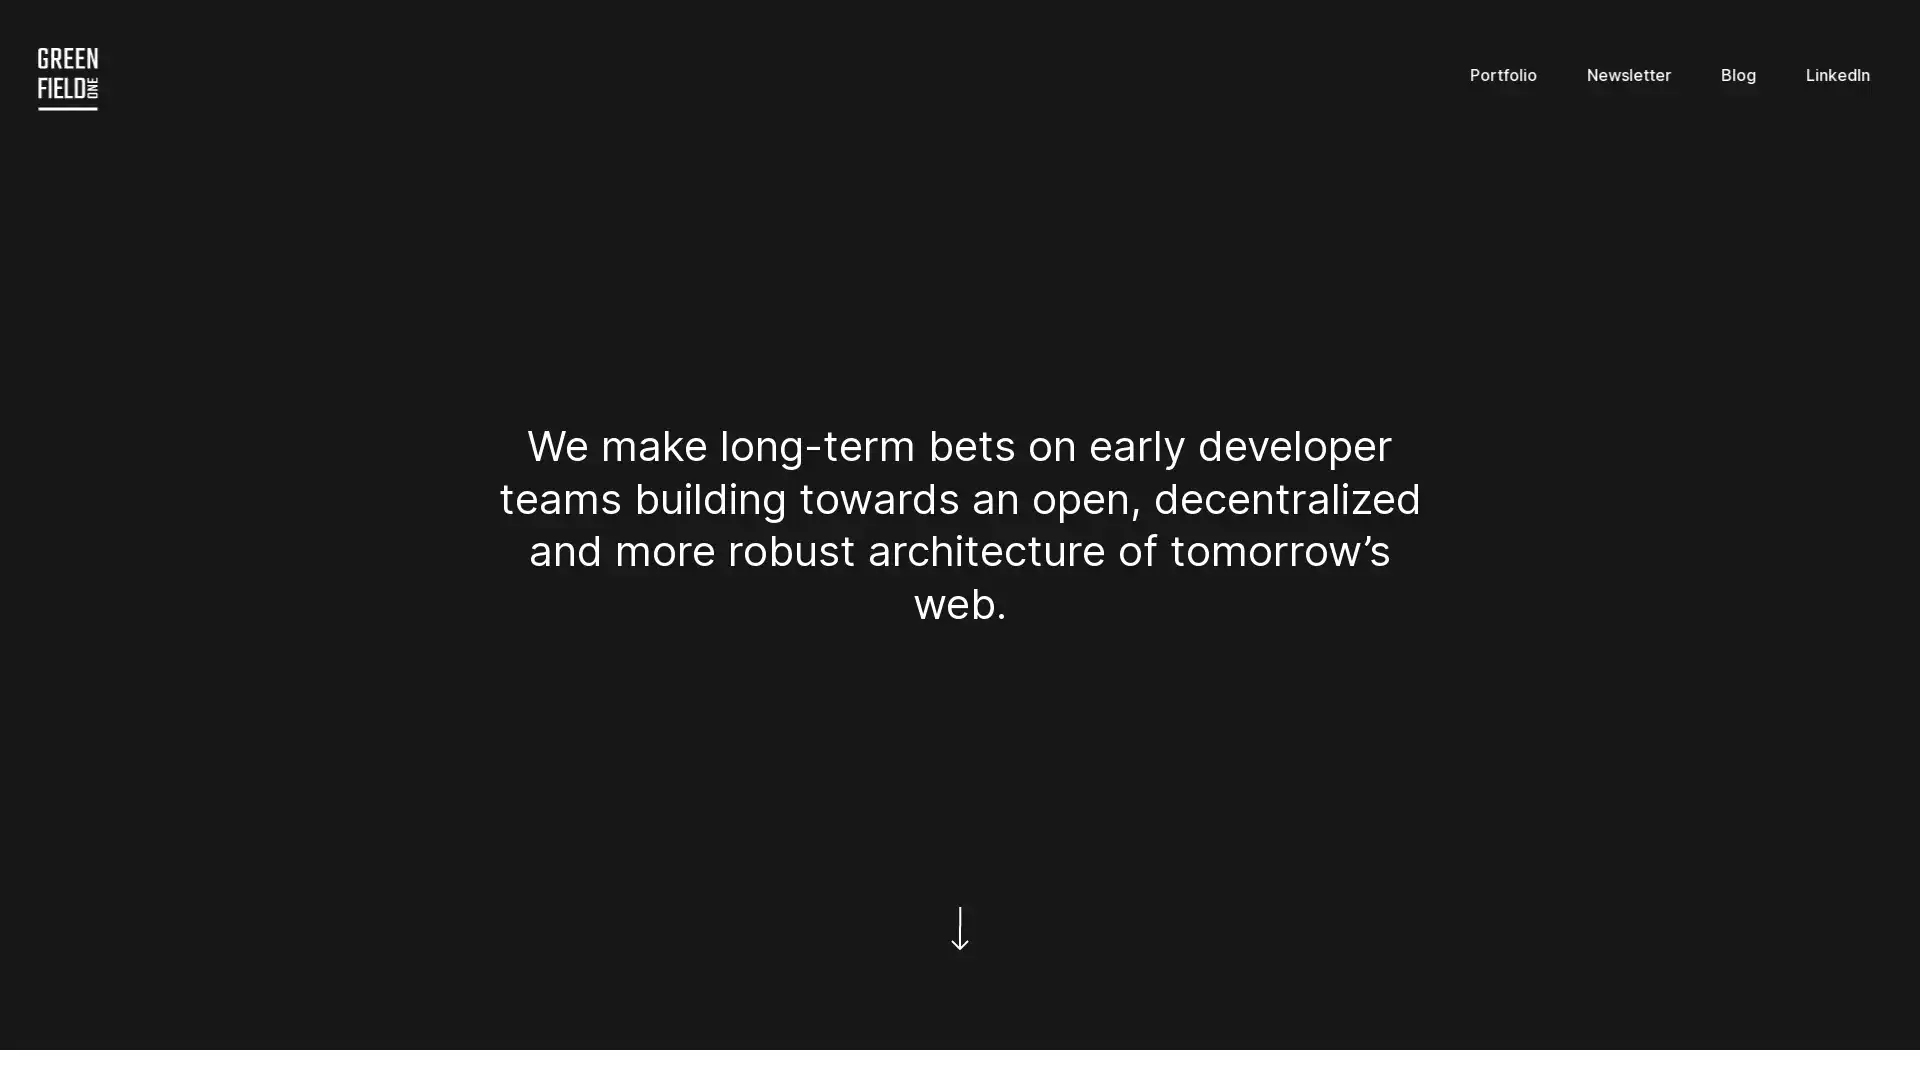 The image size is (1920, 1080). I want to click on Scroll down, so click(958, 928).